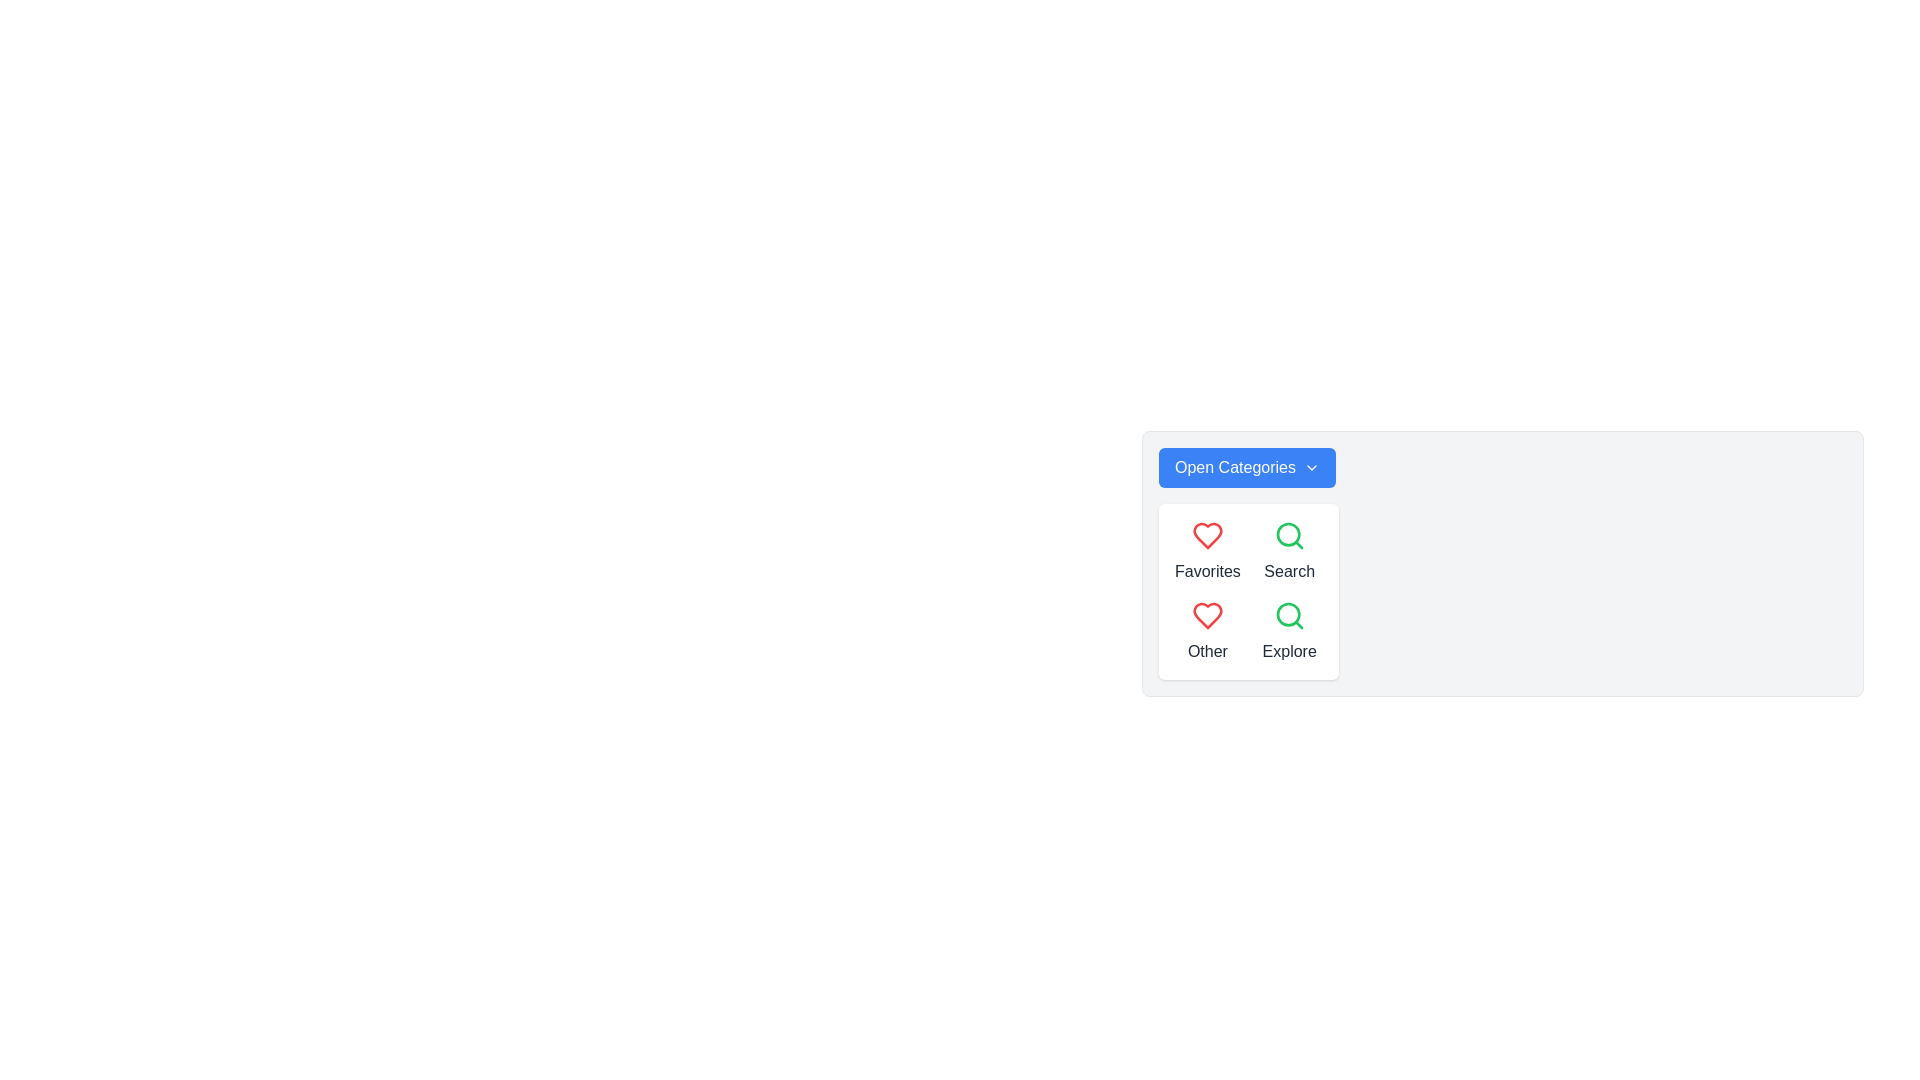  I want to click on the small white downwards-pointing chevron icon located on the right side of the 'Open Categories' blue button, so click(1311, 467).